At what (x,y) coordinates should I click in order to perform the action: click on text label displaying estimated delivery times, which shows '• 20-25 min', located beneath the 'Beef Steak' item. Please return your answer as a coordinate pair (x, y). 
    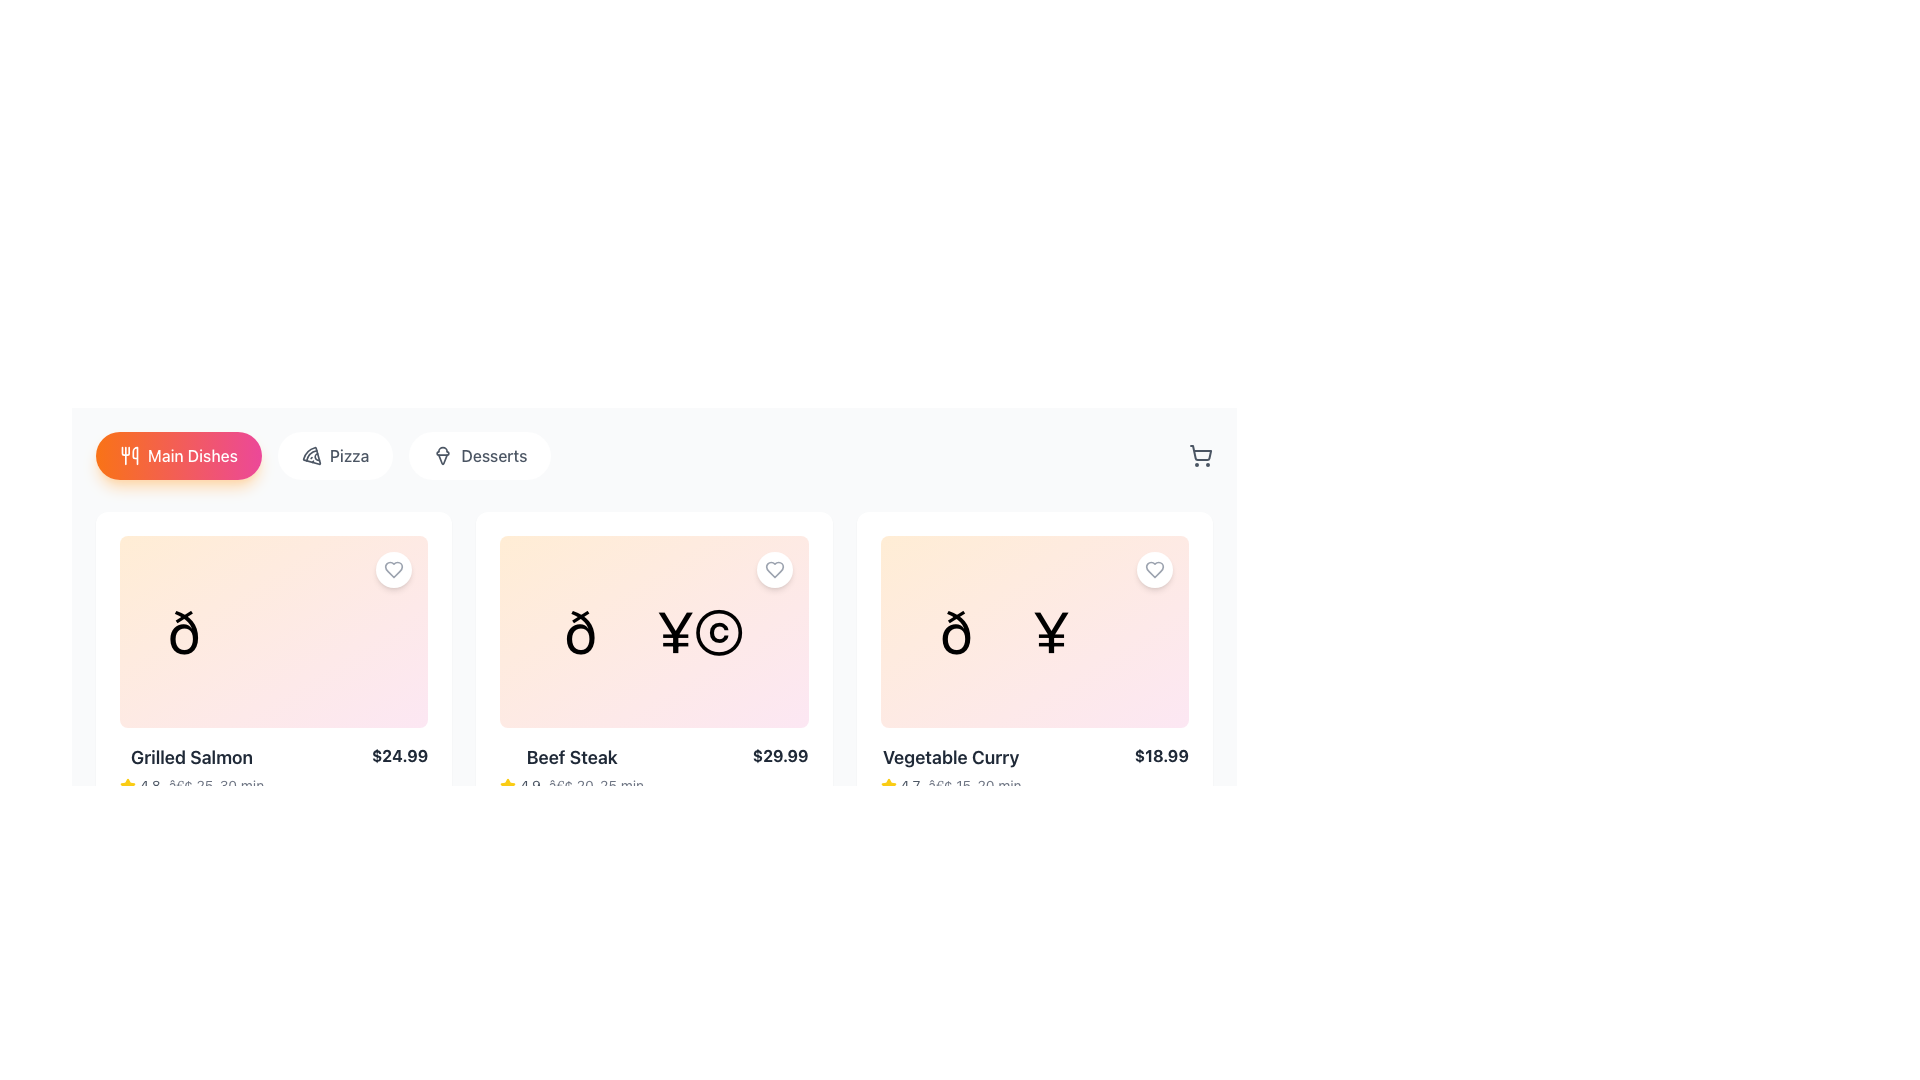
    Looking at the image, I should click on (595, 785).